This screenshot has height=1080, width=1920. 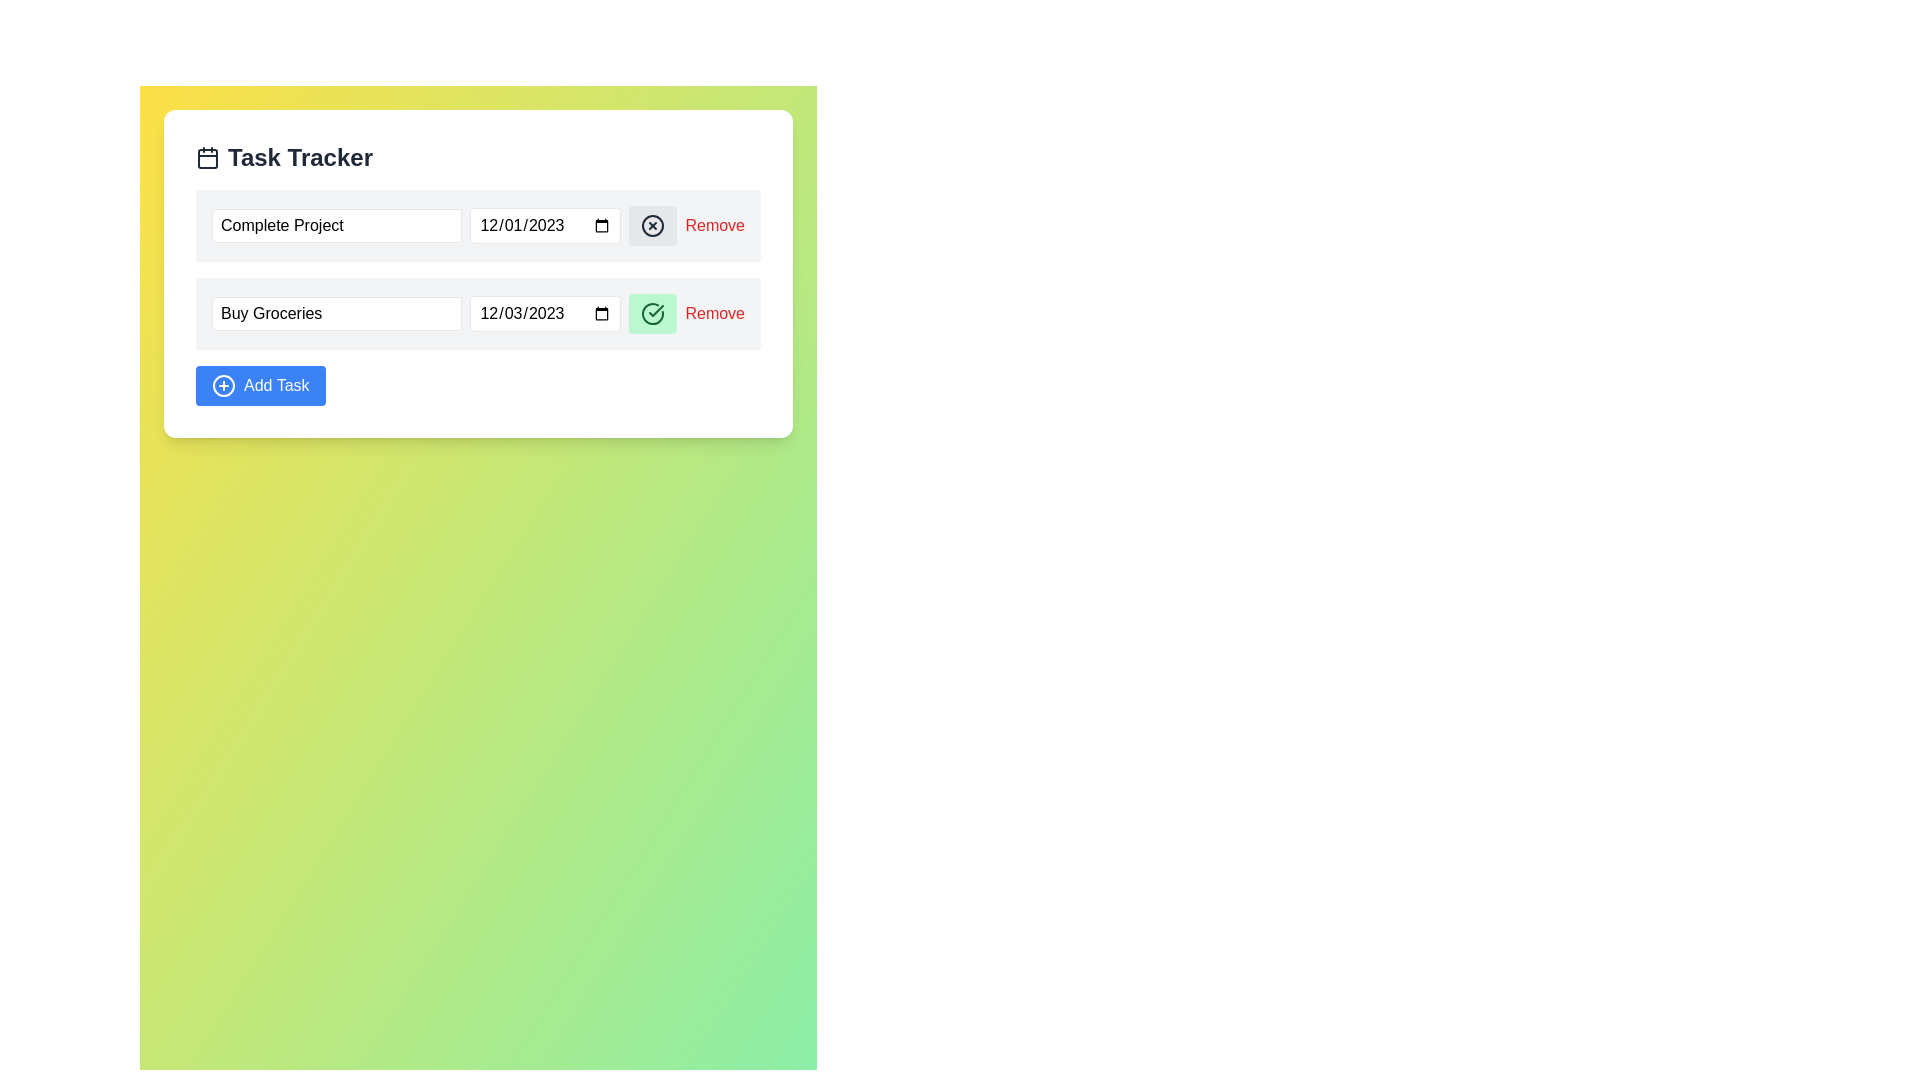 What do you see at coordinates (653, 225) in the screenshot?
I see `the clear or remove button located to the right of the date input field in the task tracker interface` at bounding box center [653, 225].